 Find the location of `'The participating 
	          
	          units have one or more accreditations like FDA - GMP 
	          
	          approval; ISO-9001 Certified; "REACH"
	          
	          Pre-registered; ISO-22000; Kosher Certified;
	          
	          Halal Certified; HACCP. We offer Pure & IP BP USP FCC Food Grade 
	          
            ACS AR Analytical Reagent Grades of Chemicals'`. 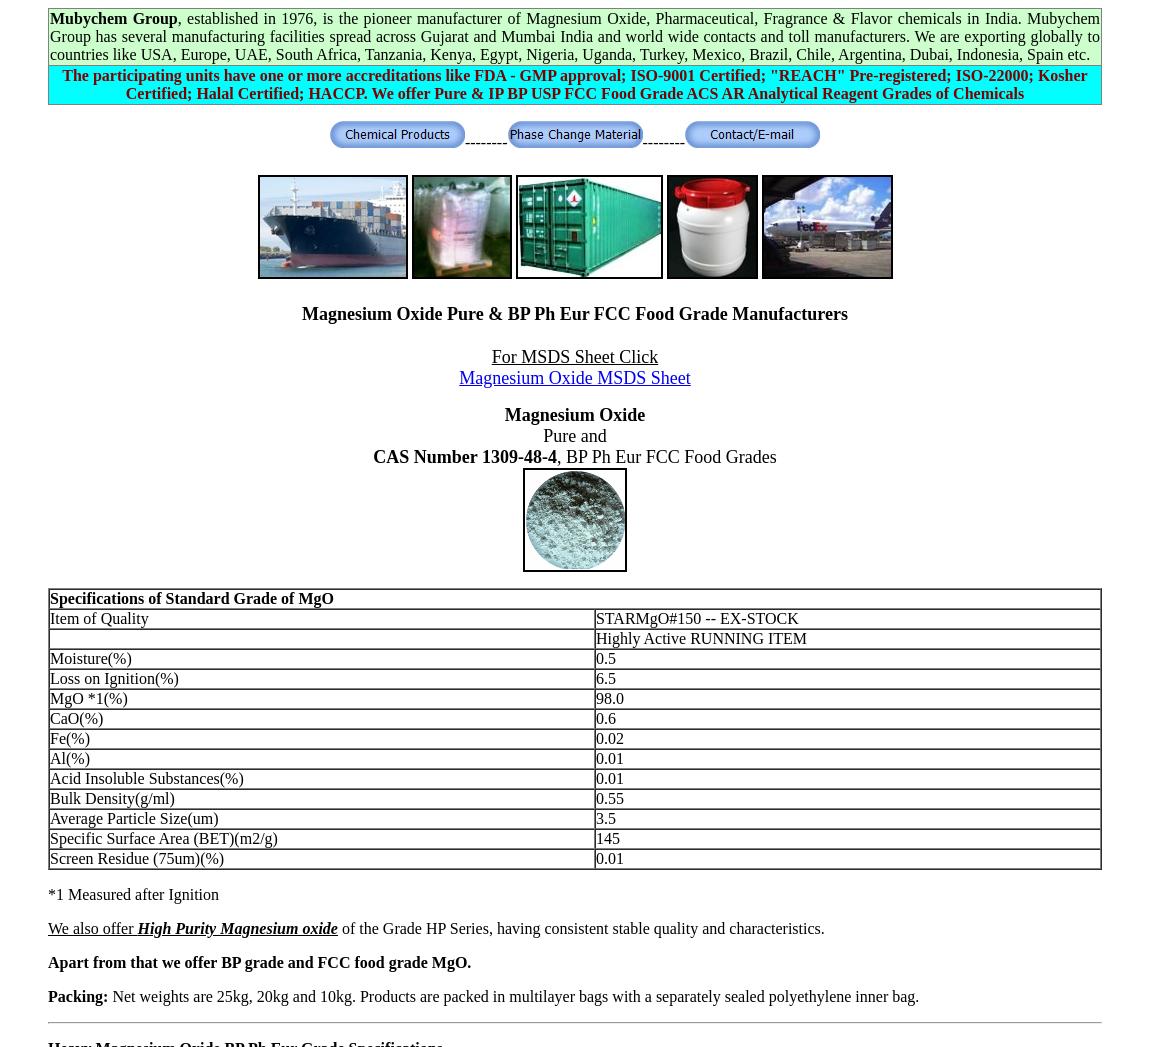

'The participating 
	          
	          units have one or more accreditations like FDA - GMP 
	          
	          approval; ISO-9001 Certified; "REACH"
	          
	          Pre-registered; ISO-22000; Kosher Certified;
	          
	          Halal Certified; HACCP. We offer Pure & IP BP USP FCC Food Grade 
	          
            ACS AR Analytical Reagent Grades of Chemicals' is located at coordinates (574, 84).